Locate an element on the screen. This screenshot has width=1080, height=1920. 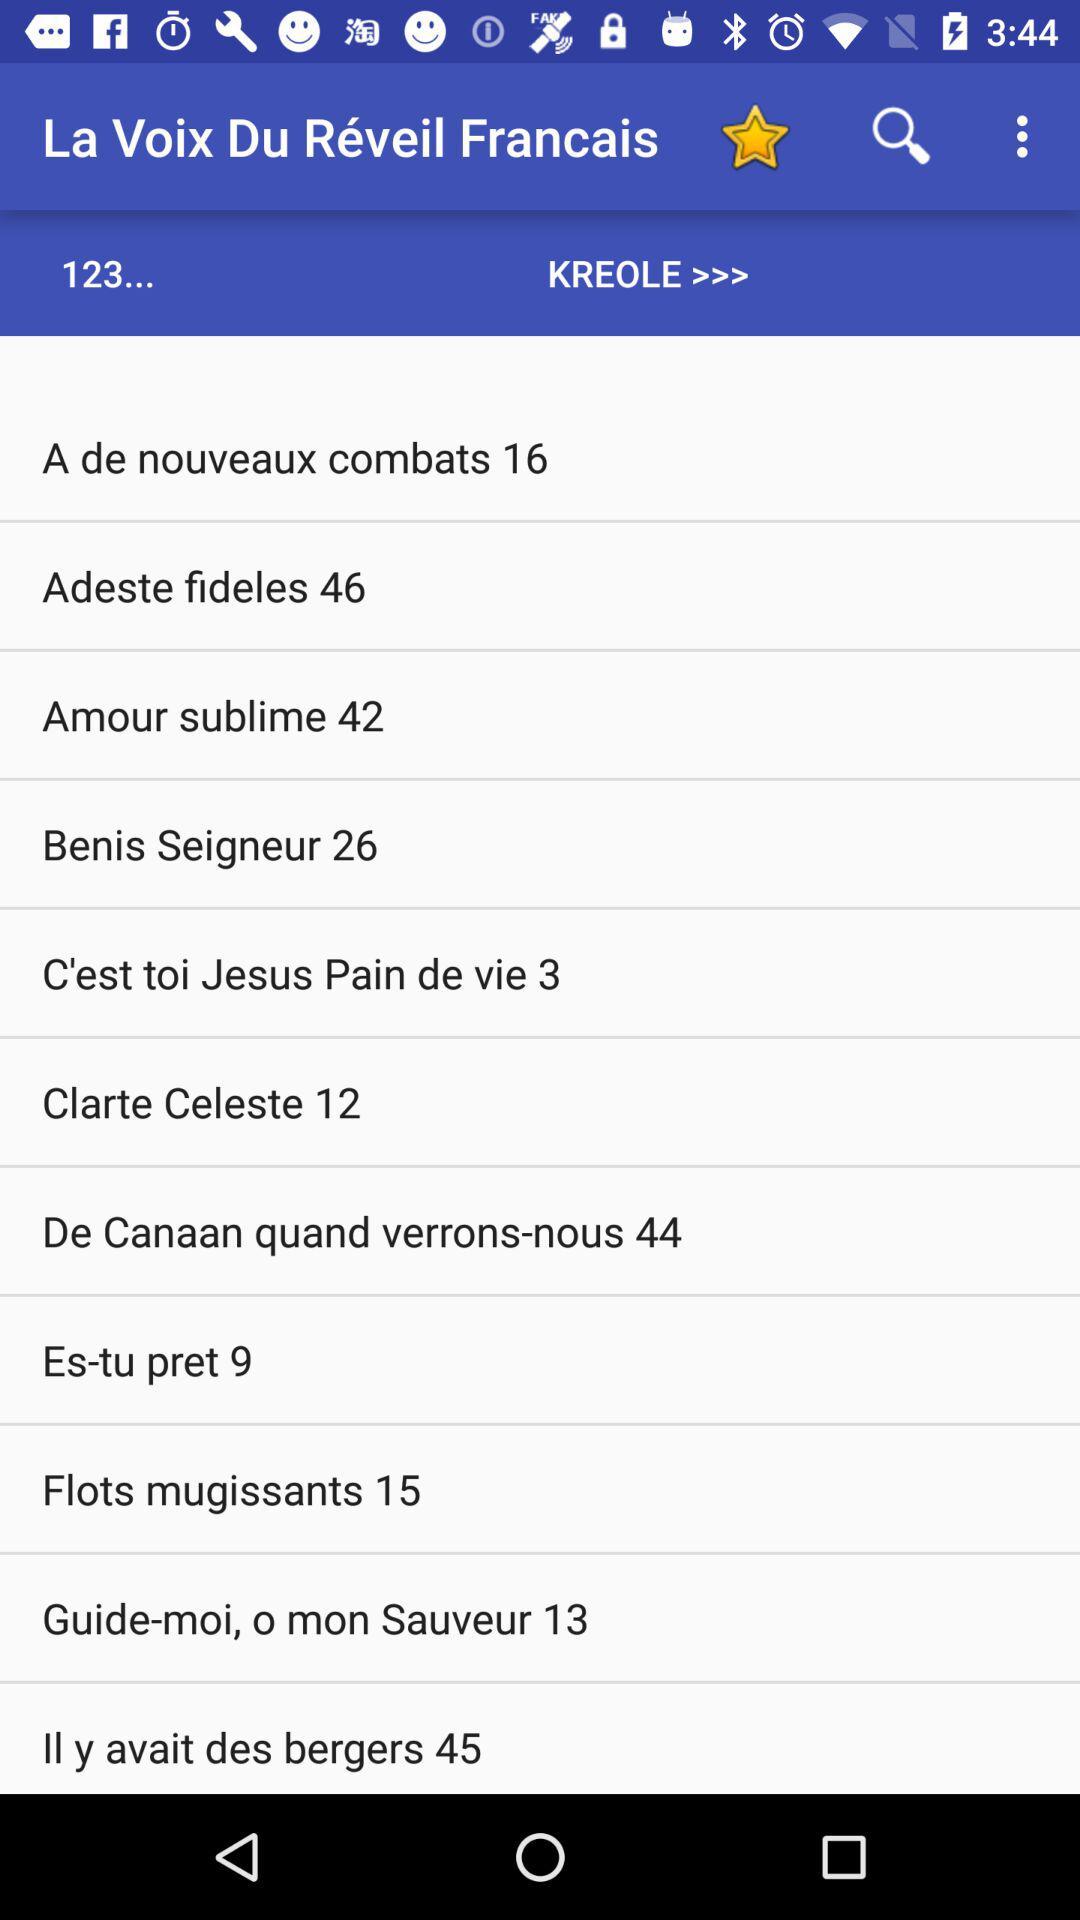
a de nouveaux icon is located at coordinates (540, 455).